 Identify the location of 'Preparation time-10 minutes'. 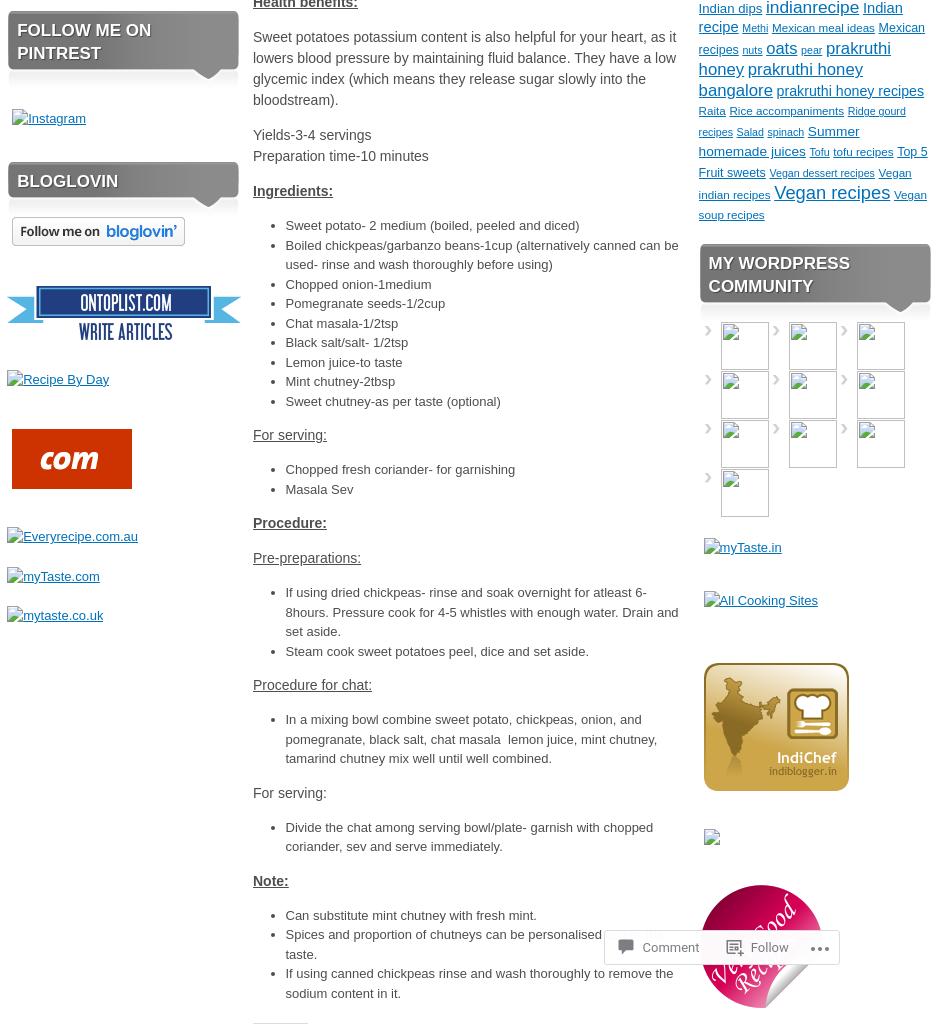
(252, 155).